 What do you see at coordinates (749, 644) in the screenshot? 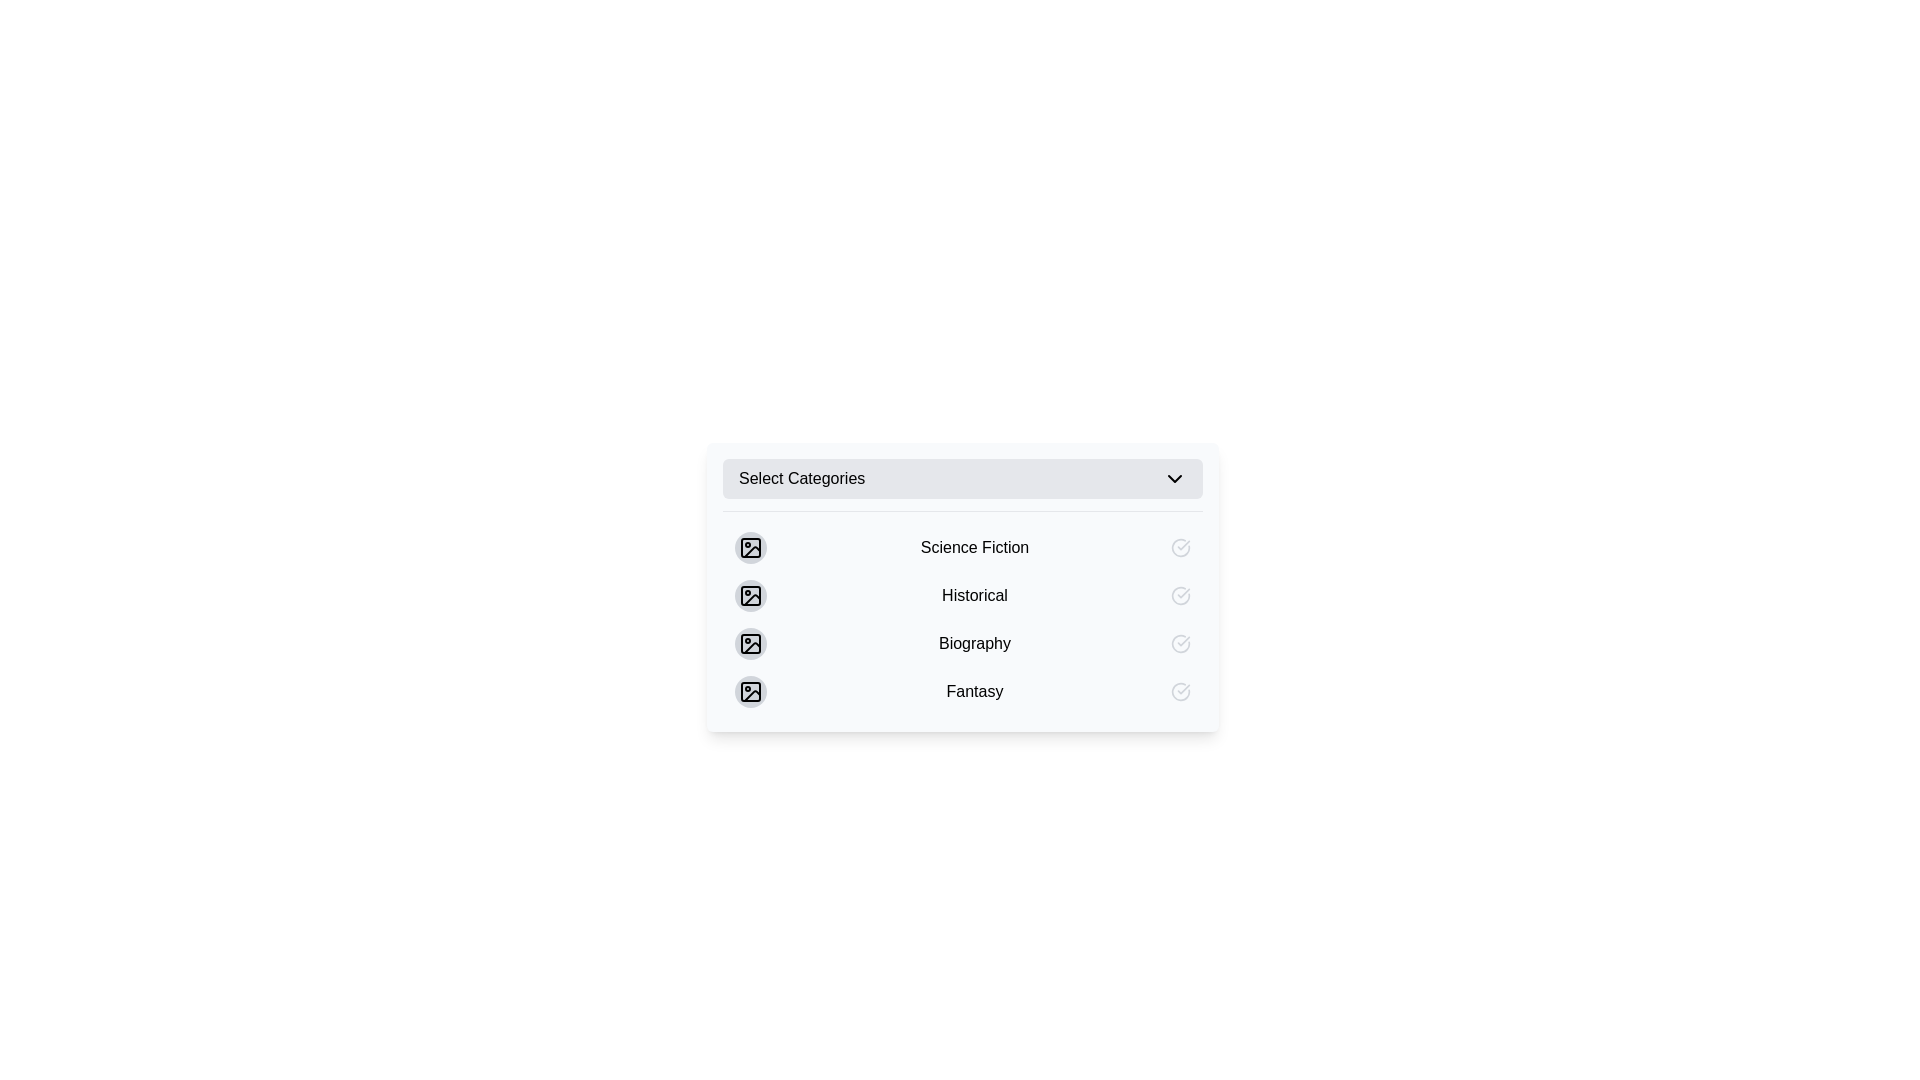
I see `the picture frame icon with a light gray background and black strokes` at bounding box center [749, 644].